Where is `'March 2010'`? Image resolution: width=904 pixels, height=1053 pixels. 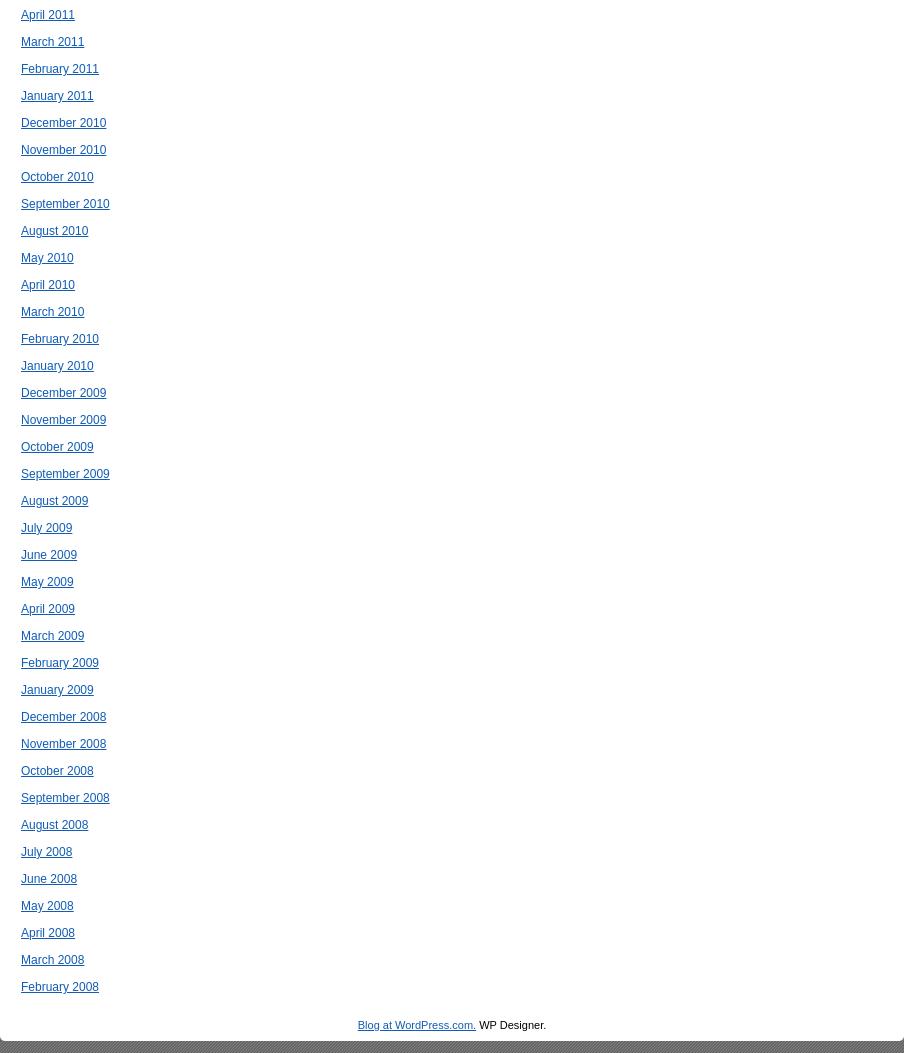
'March 2010' is located at coordinates (51, 312).